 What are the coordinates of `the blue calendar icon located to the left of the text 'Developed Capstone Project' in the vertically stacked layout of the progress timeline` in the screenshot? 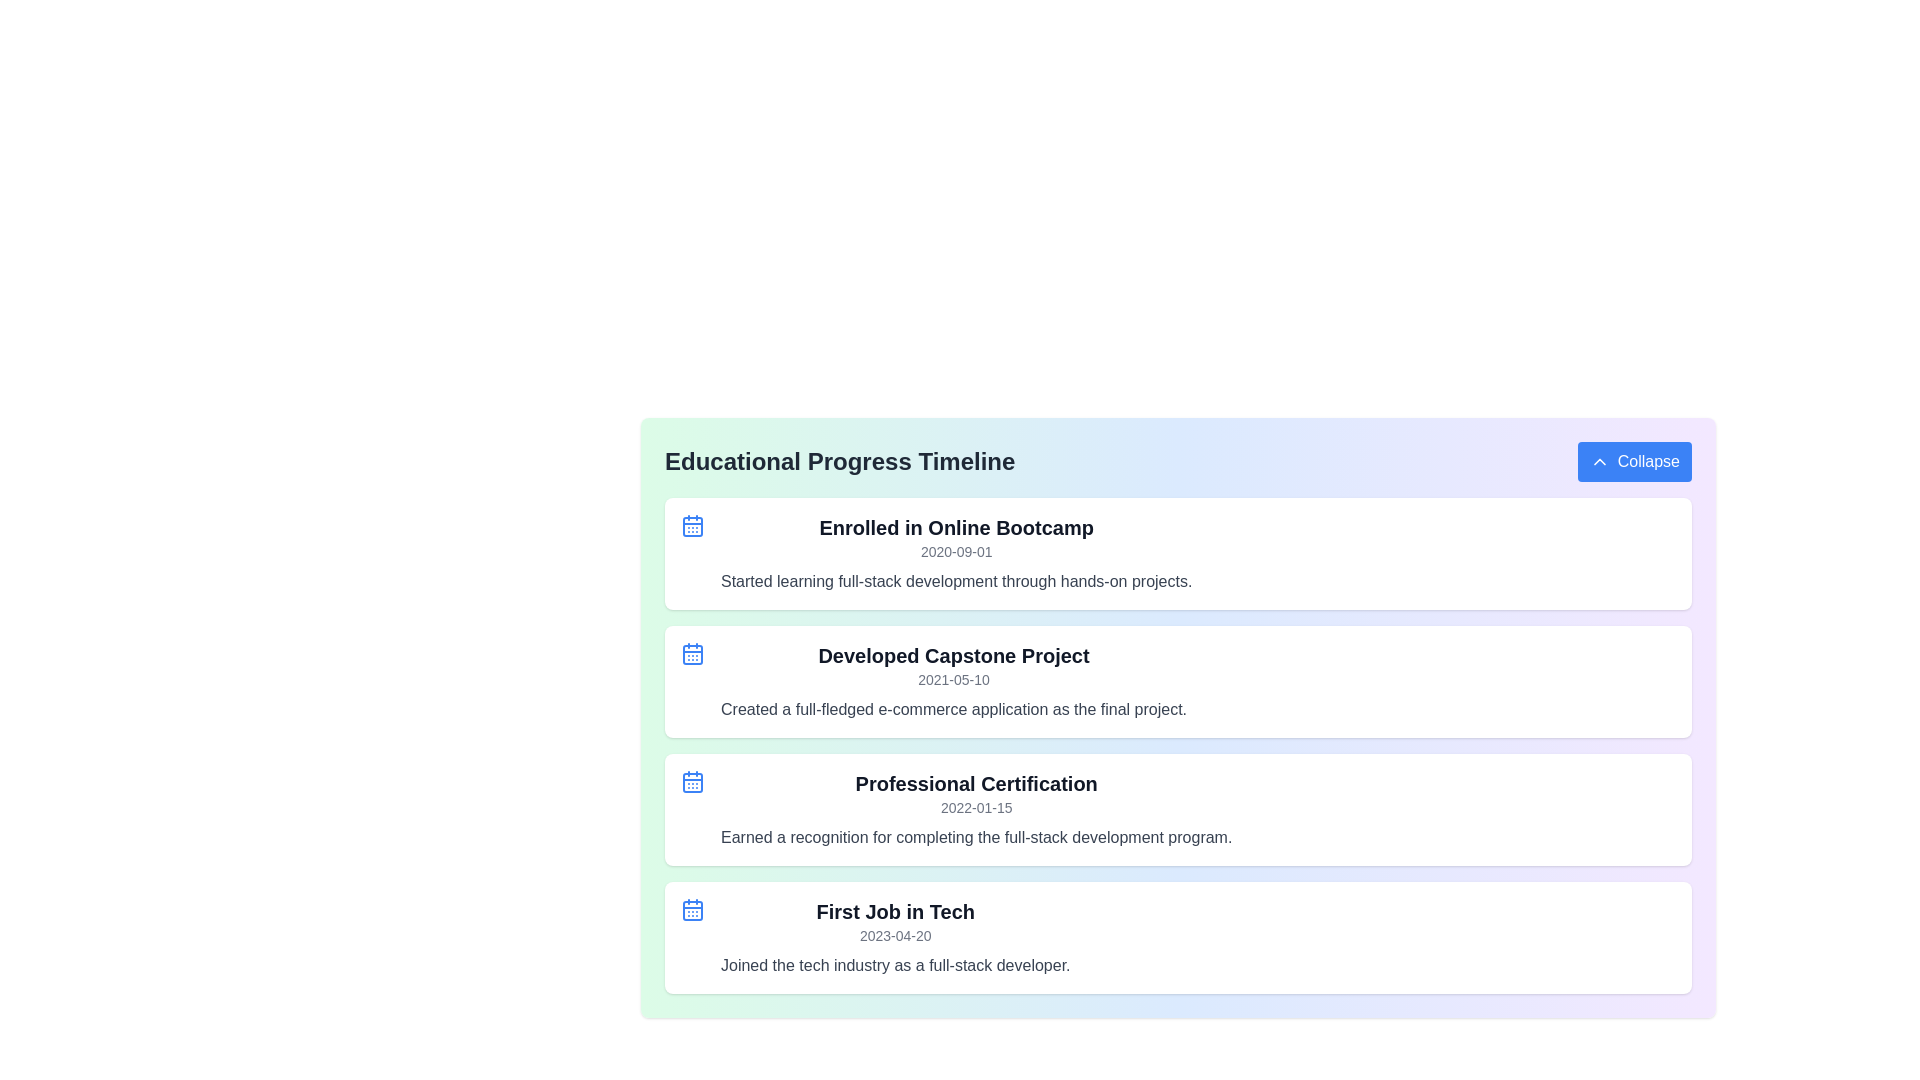 It's located at (692, 654).